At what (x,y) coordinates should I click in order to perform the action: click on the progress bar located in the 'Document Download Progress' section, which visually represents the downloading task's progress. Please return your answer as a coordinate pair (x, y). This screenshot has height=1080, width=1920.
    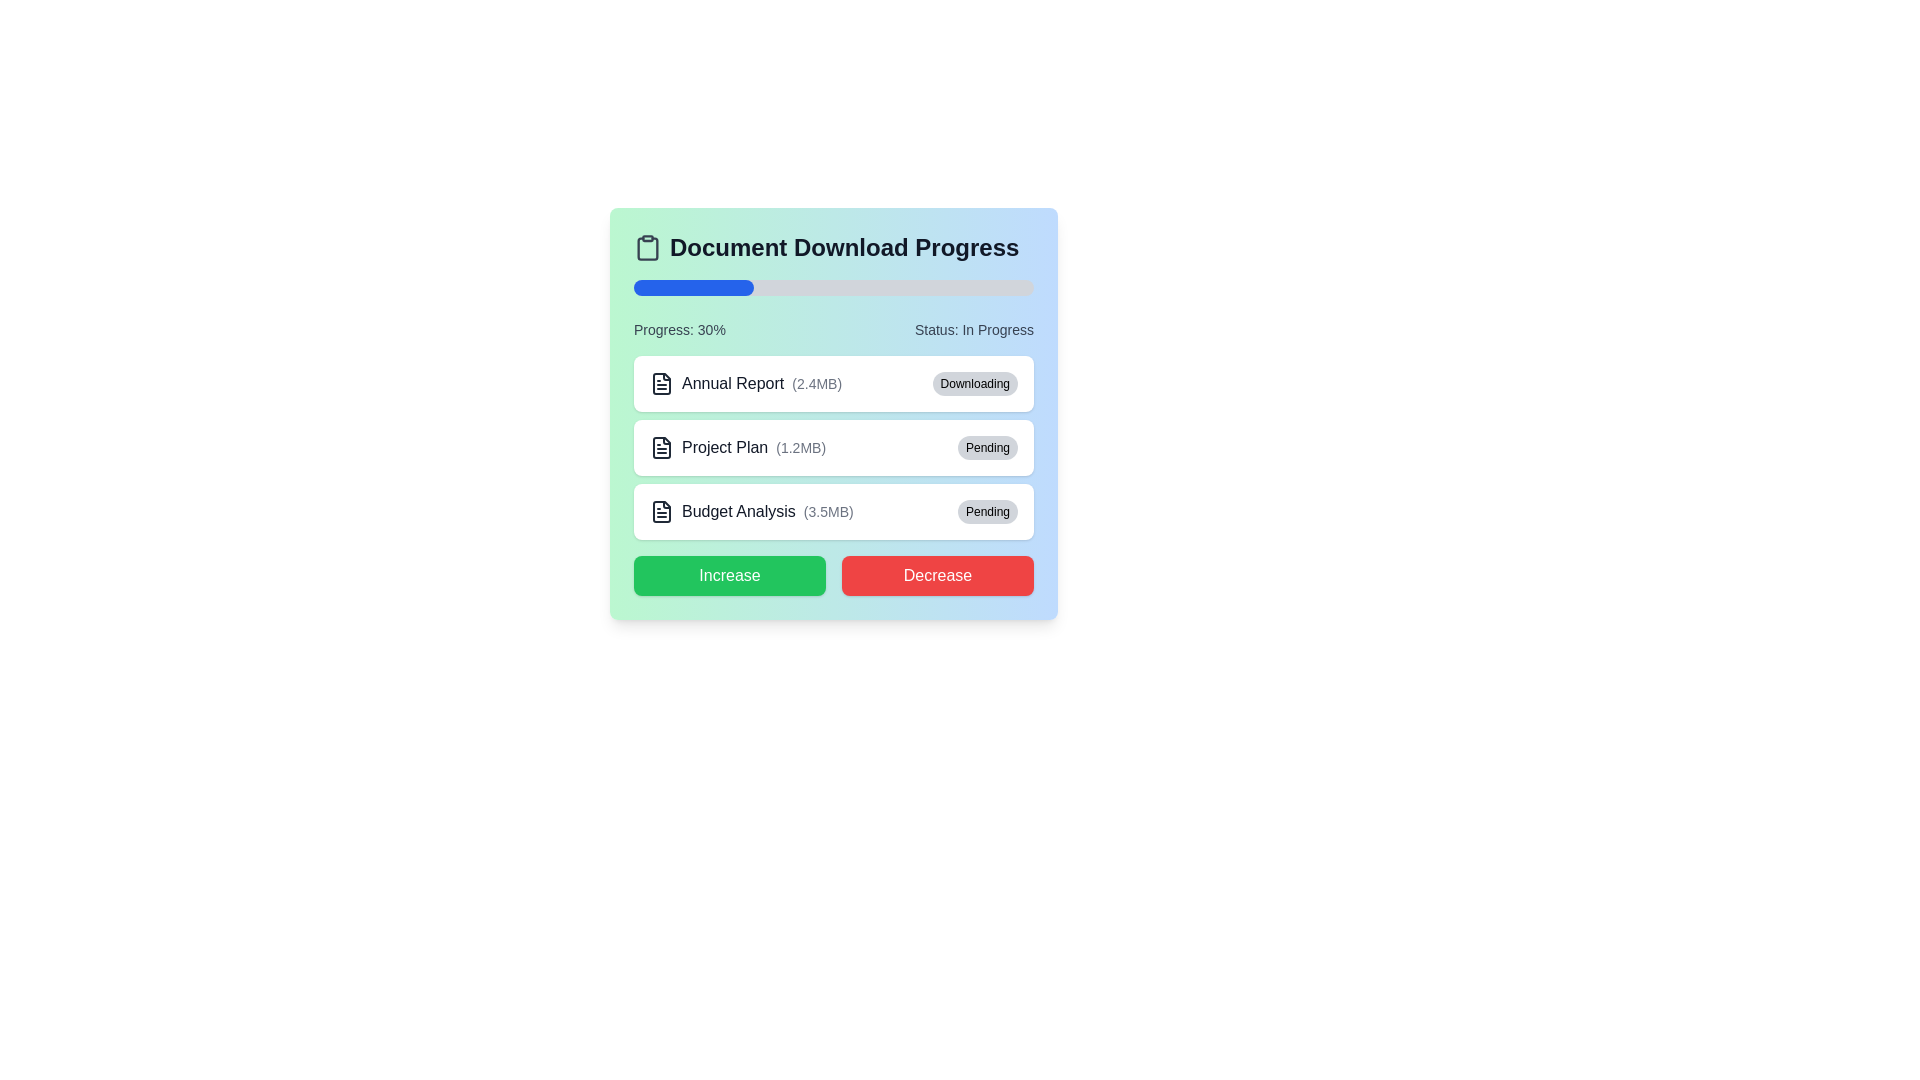
    Looking at the image, I should click on (834, 288).